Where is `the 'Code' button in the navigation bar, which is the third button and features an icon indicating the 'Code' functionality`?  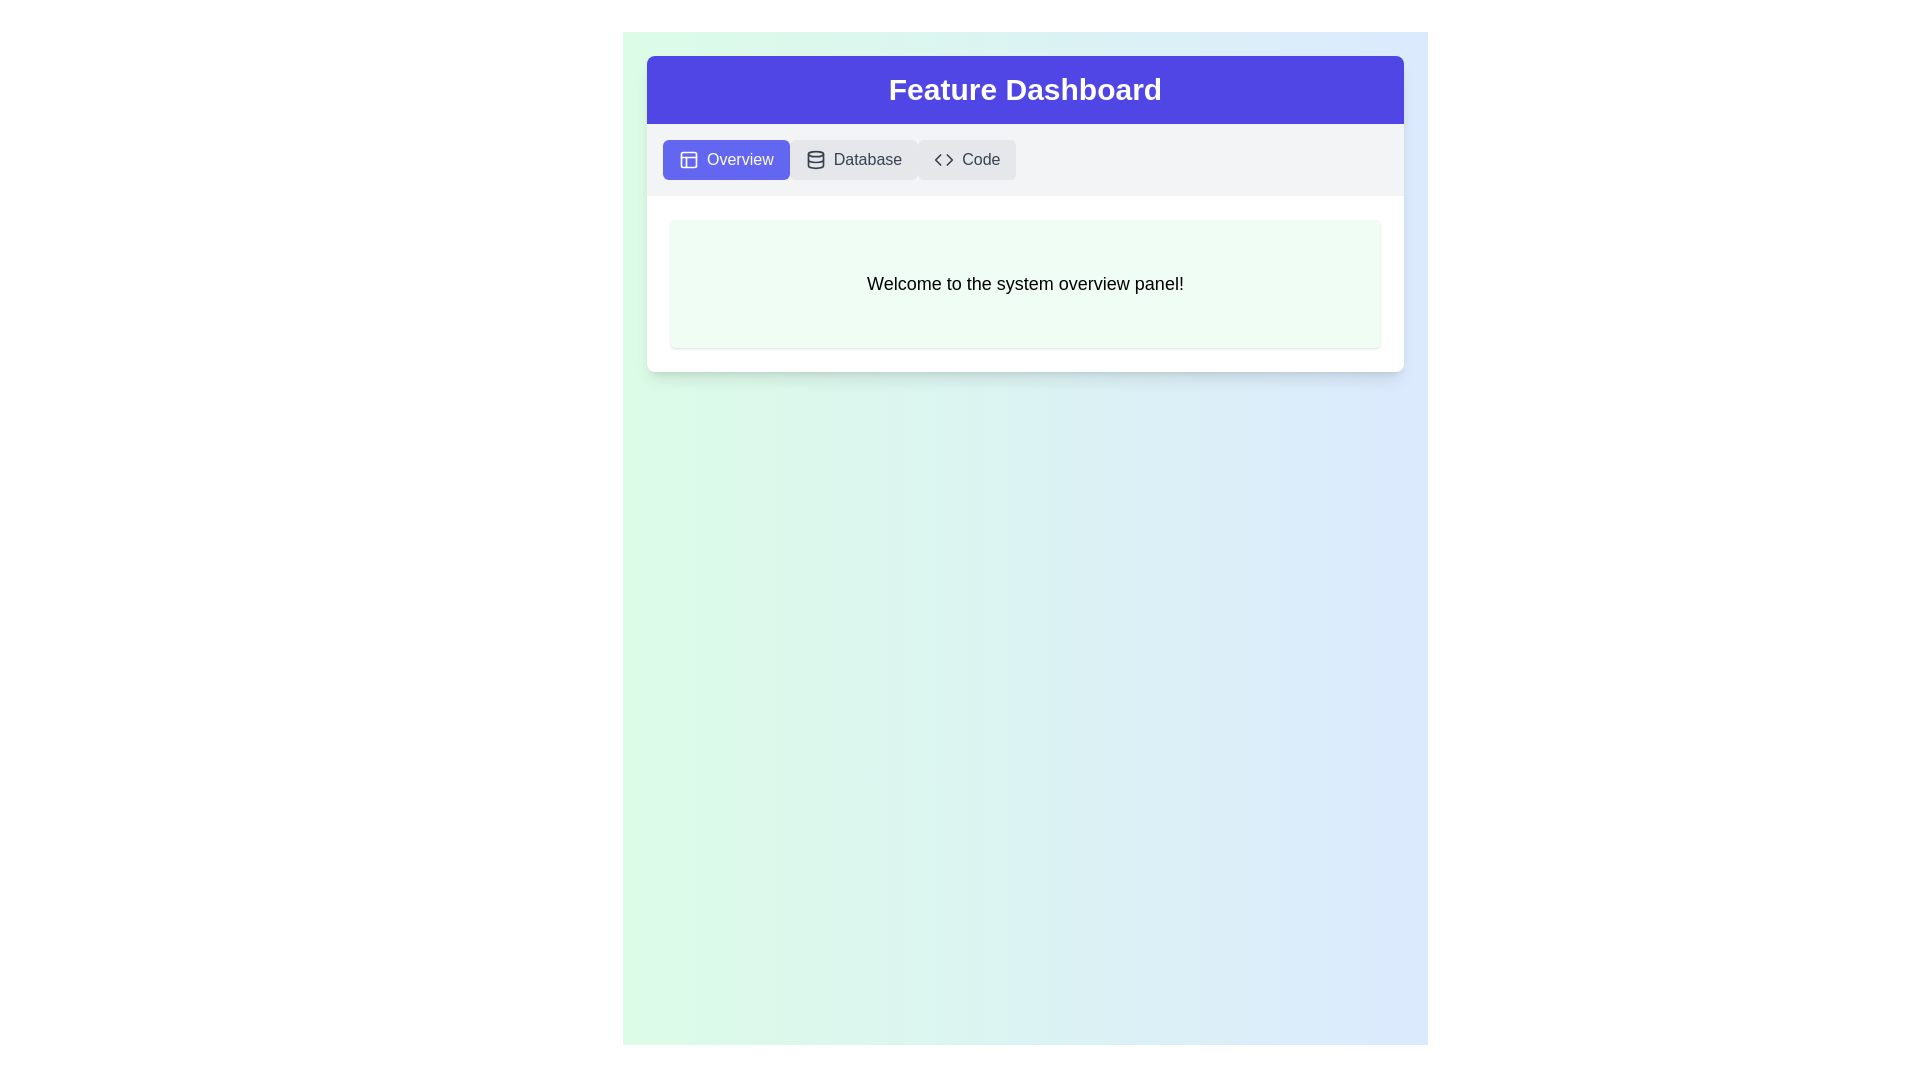 the 'Code' button in the navigation bar, which is the third button and features an icon indicating the 'Code' functionality is located at coordinates (943, 158).